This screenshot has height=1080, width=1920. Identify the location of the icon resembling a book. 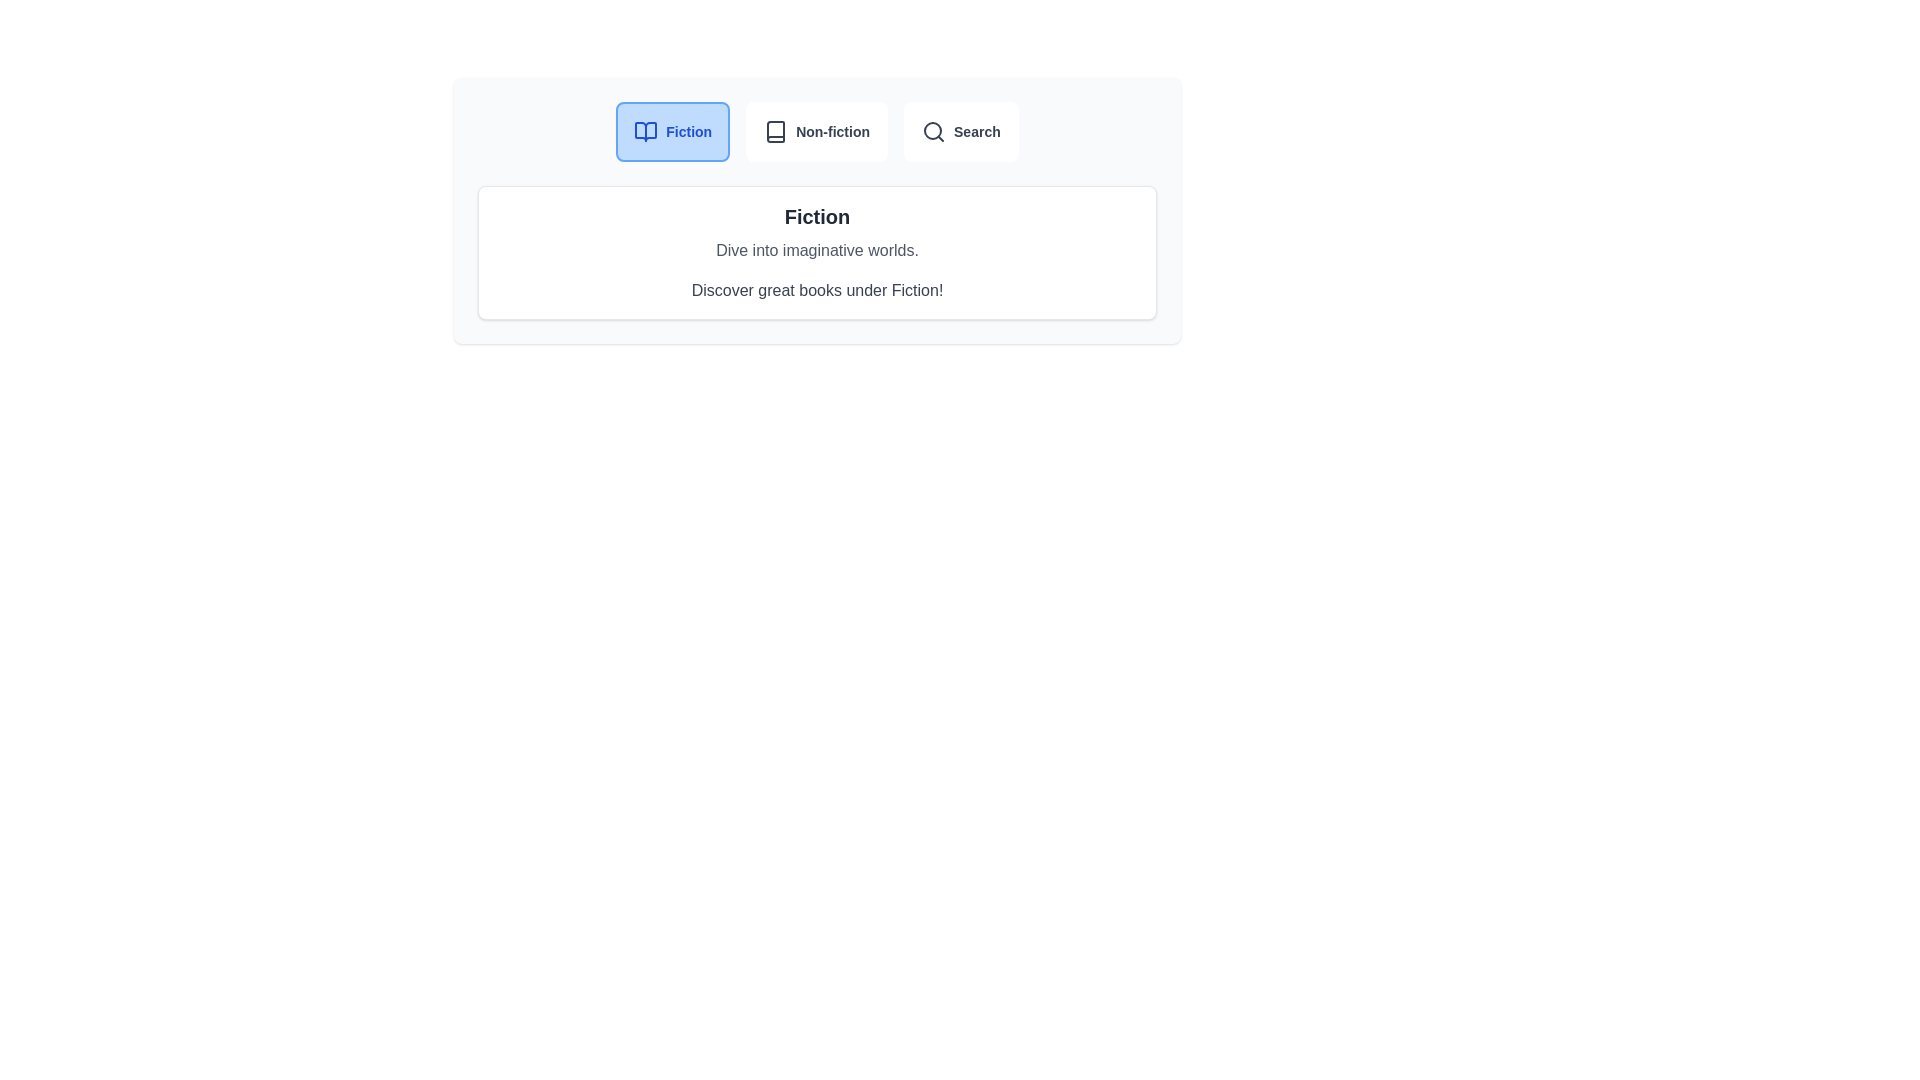
(775, 131).